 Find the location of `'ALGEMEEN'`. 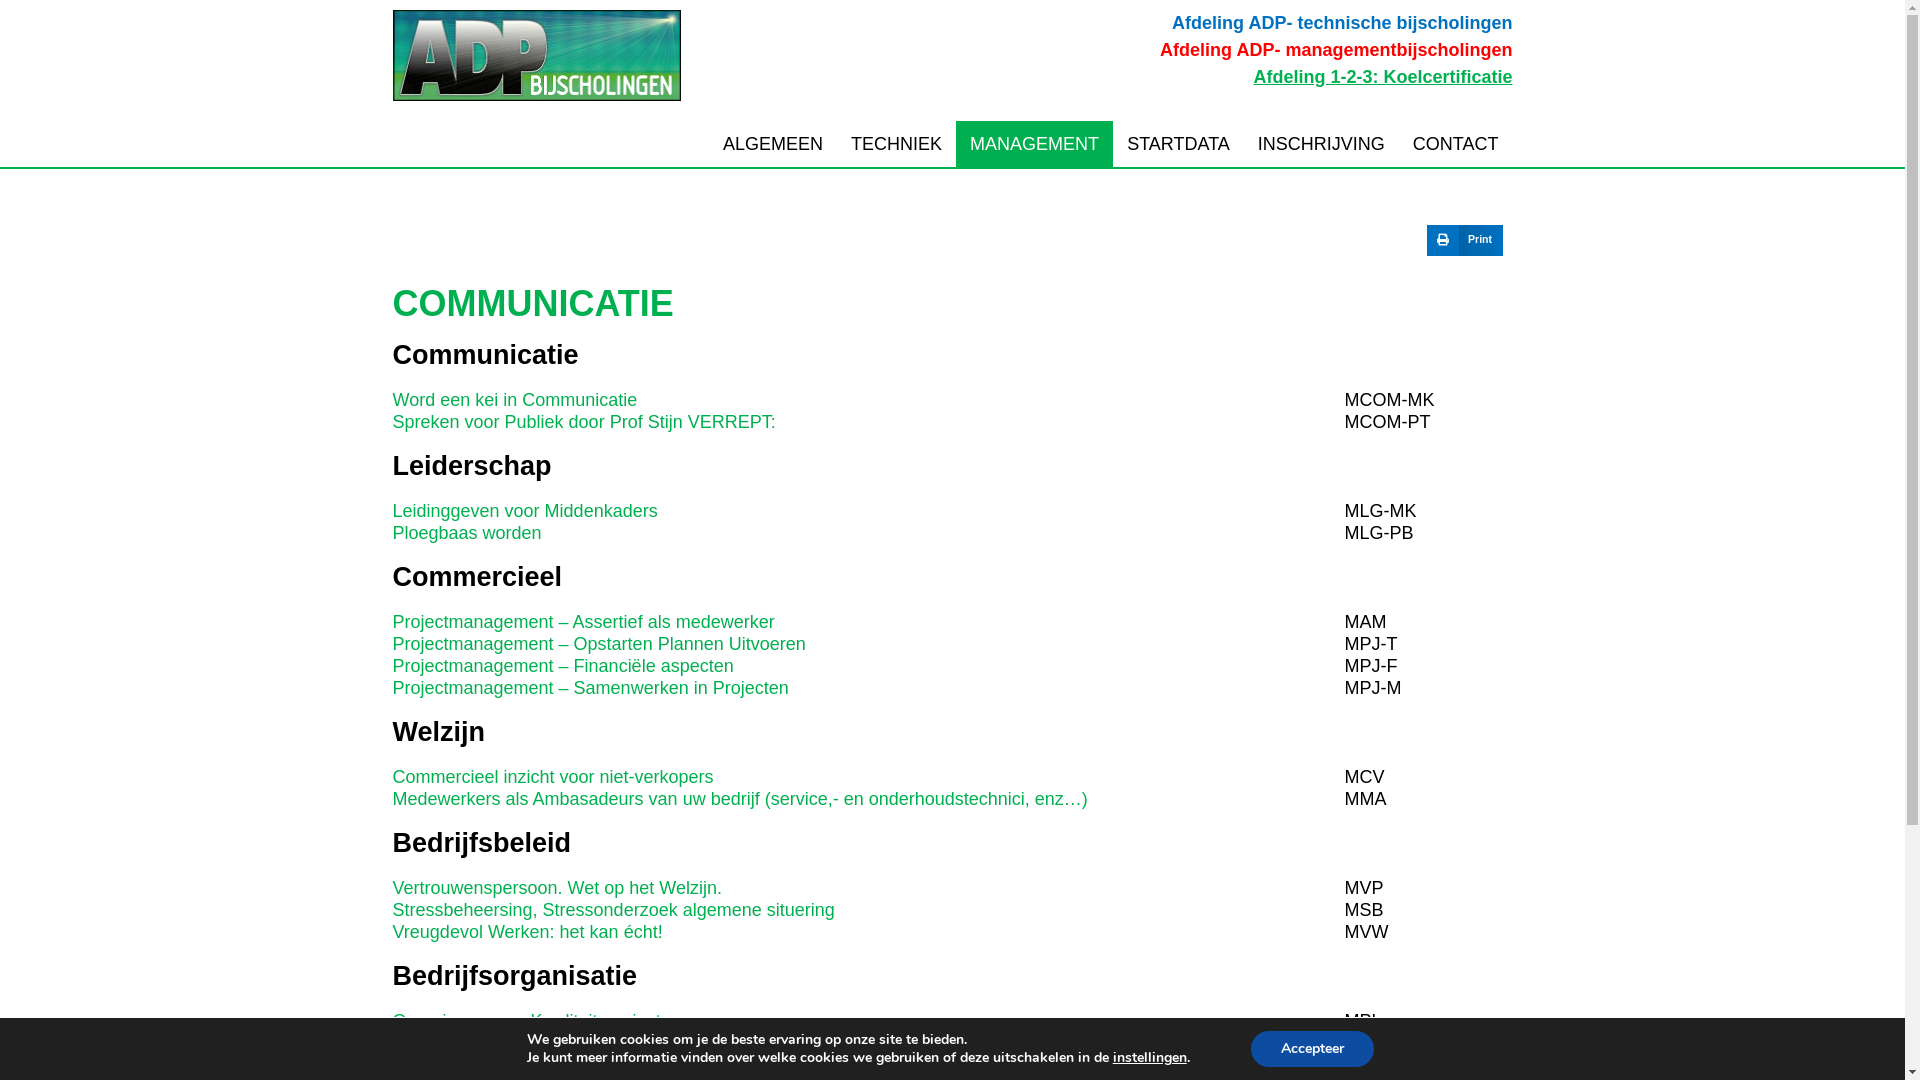

'ALGEMEEN' is located at coordinates (709, 142).